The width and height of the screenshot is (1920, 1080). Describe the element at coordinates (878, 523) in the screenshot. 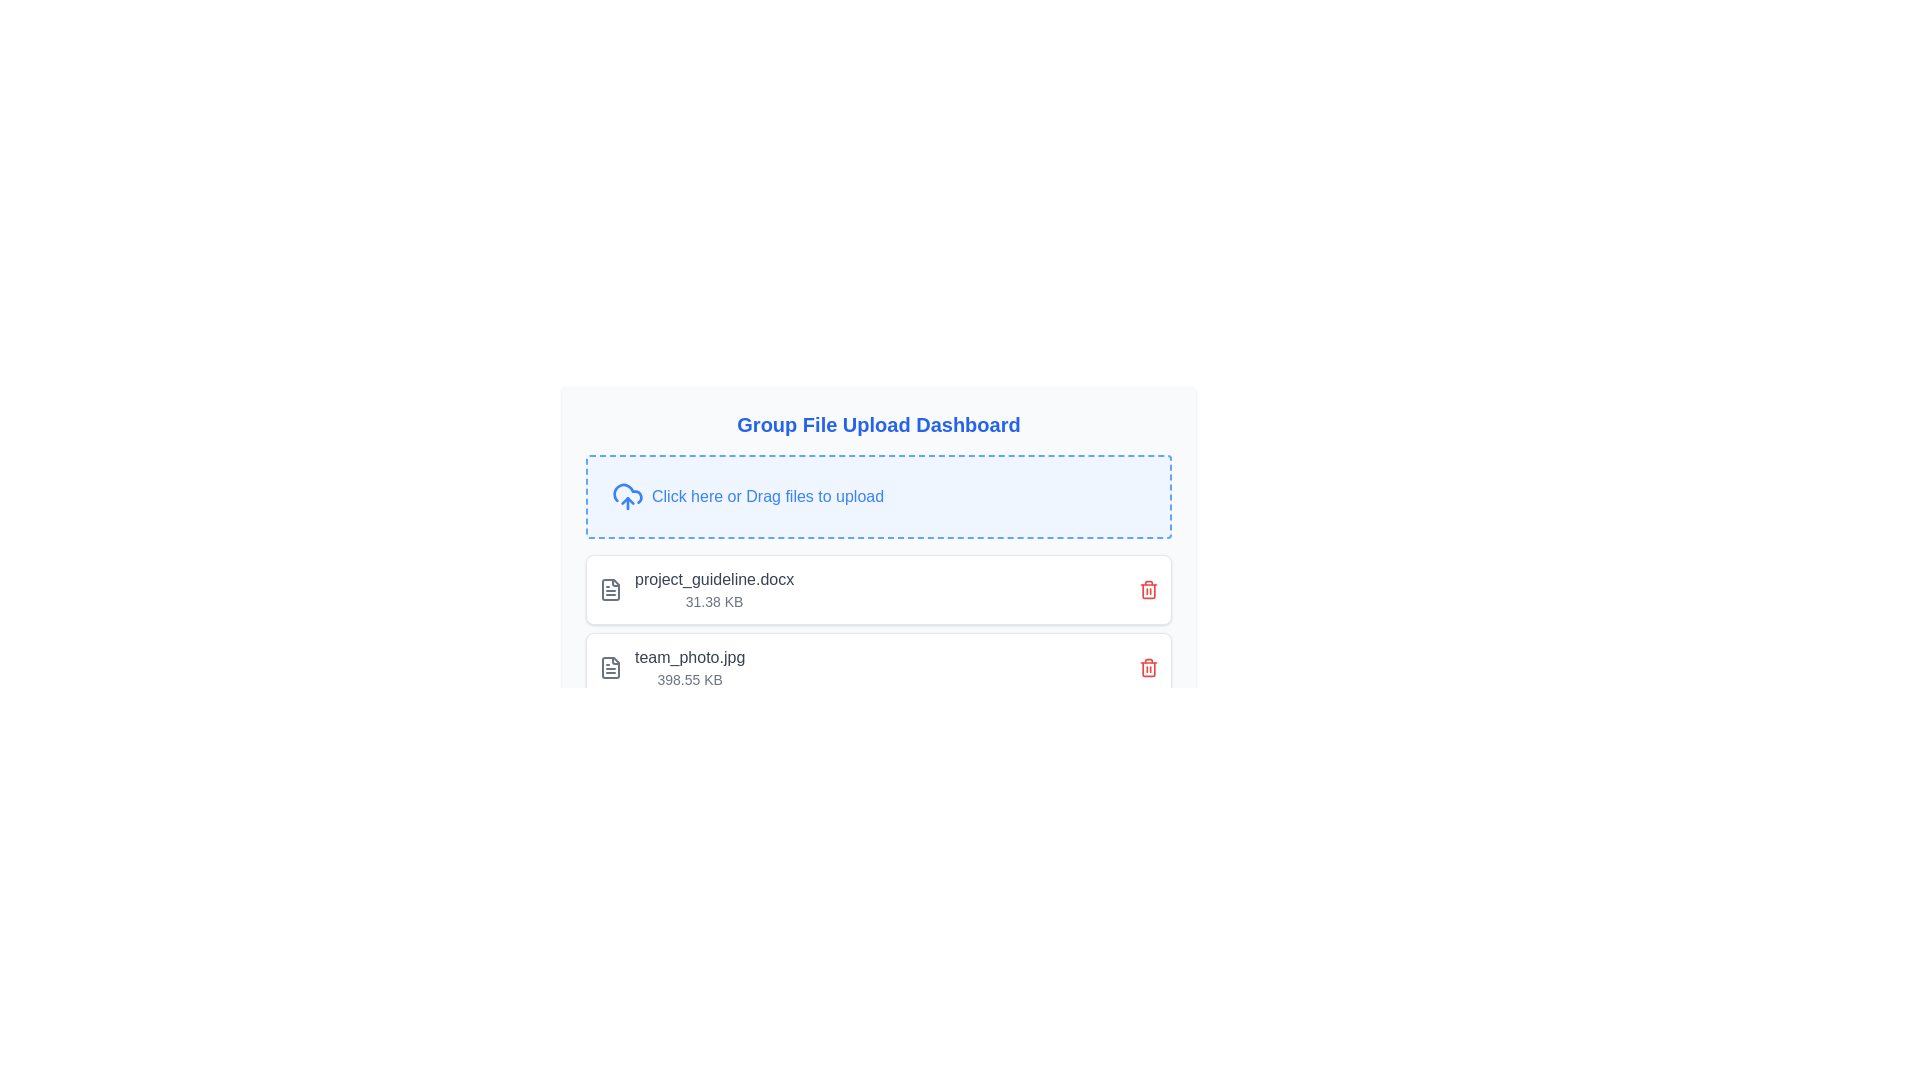

I see `the File Upload Area located in the Group File Upload Dashboard` at that location.